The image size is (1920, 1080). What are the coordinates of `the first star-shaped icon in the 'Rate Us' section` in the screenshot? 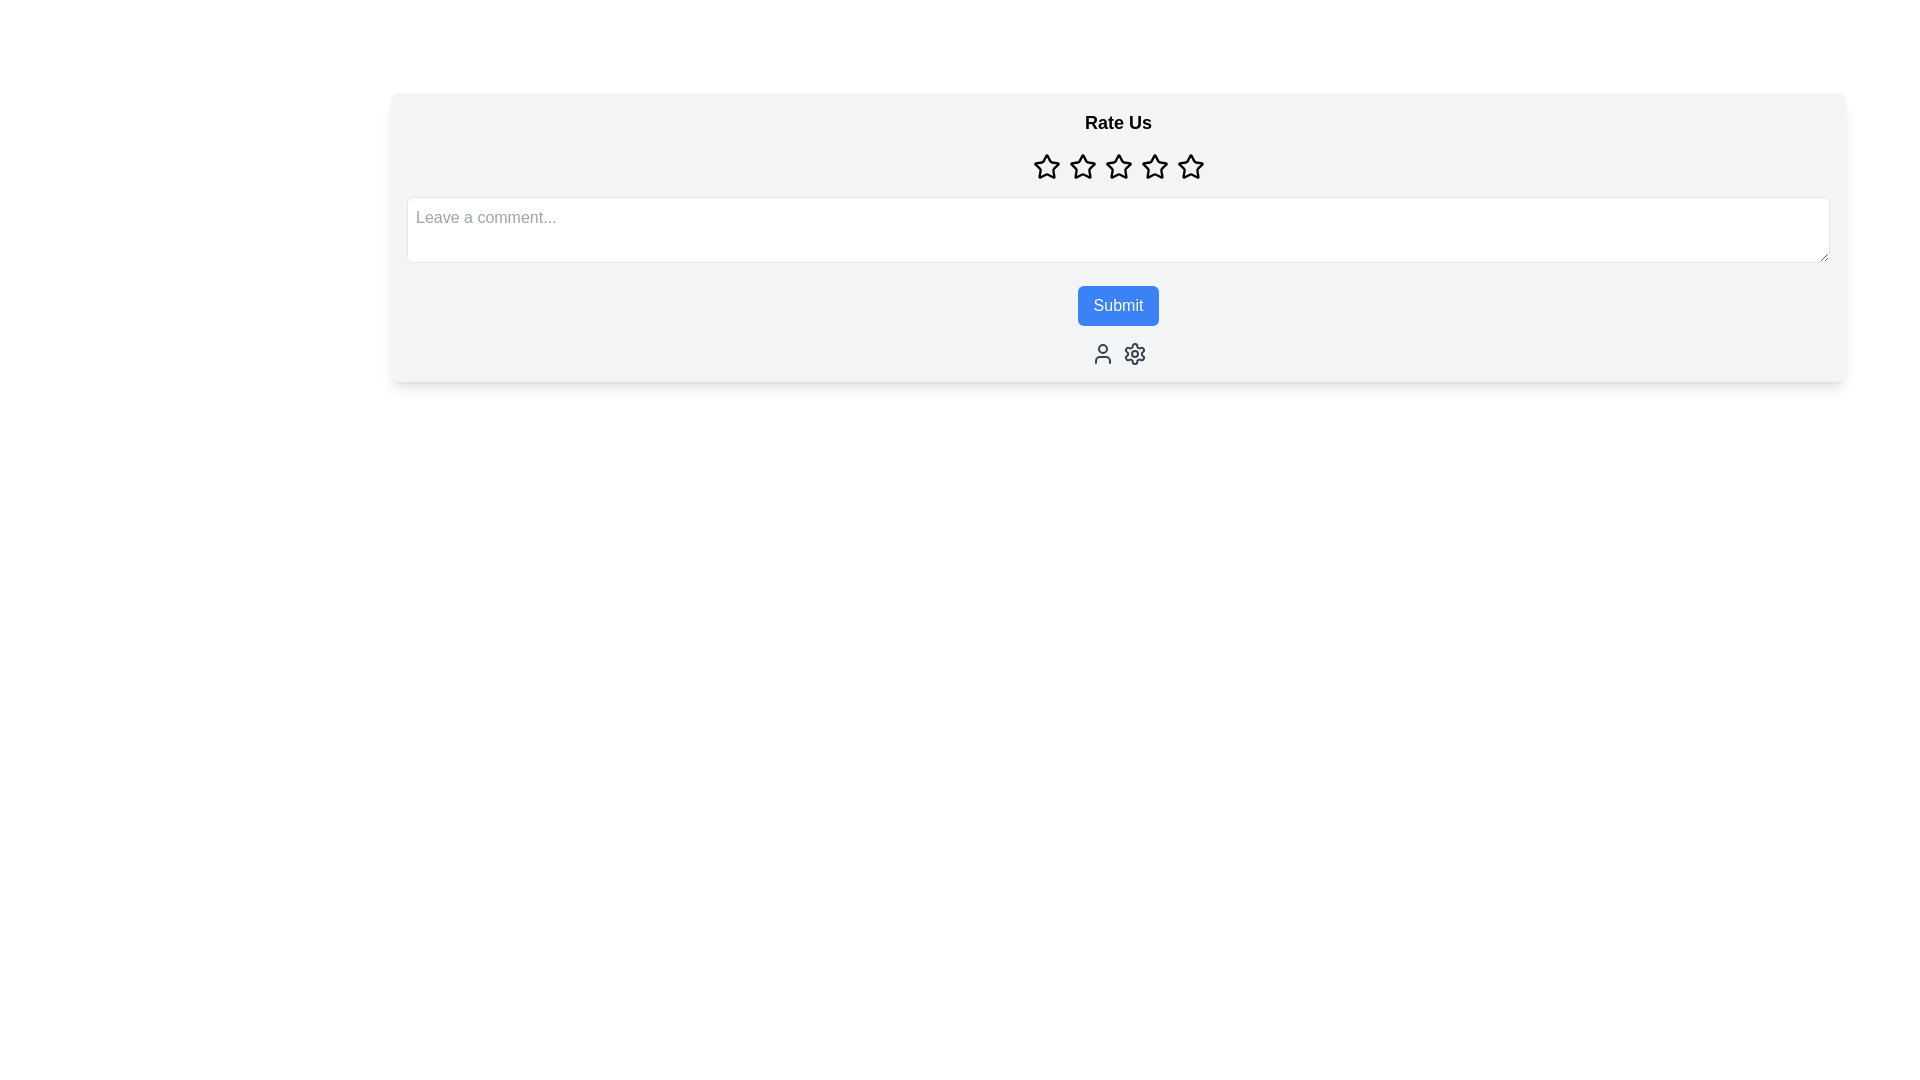 It's located at (1045, 165).